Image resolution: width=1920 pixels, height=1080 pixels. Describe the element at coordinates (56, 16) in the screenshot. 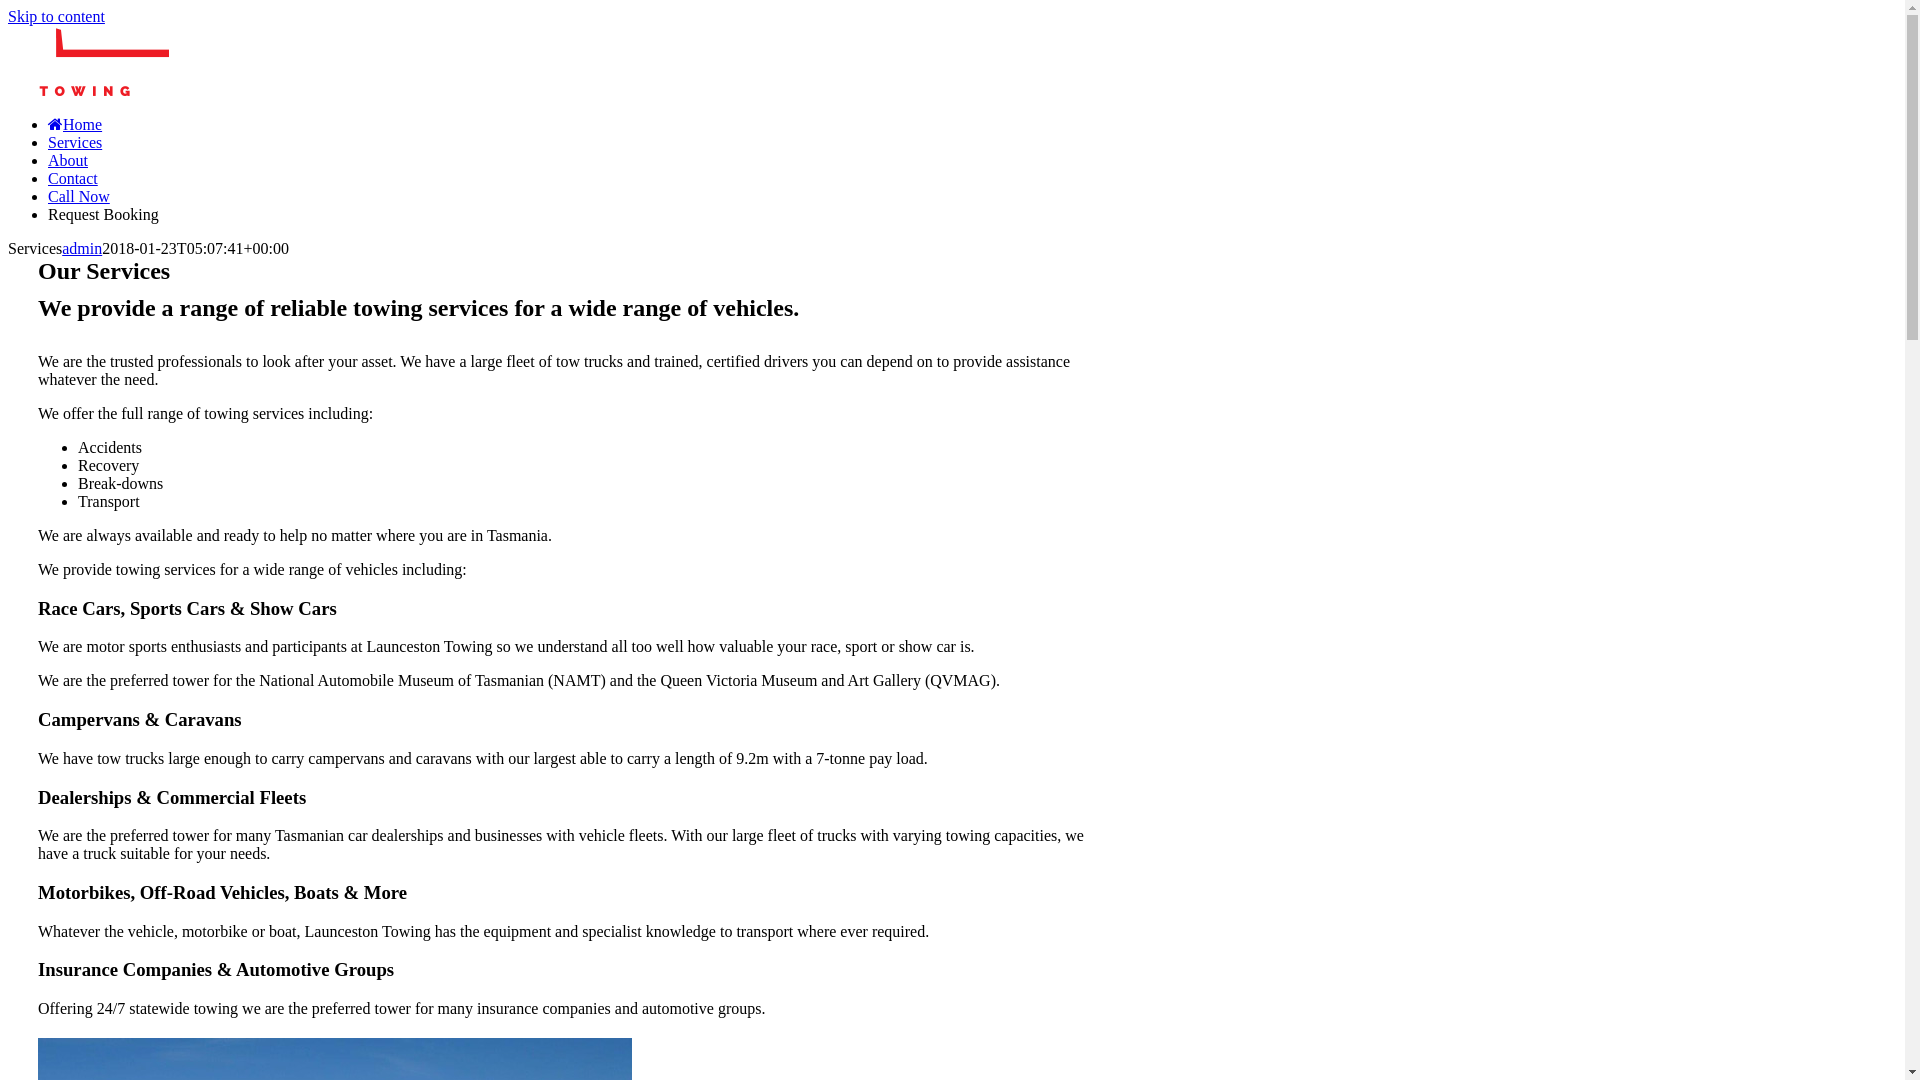

I see `'Skip to content'` at that location.